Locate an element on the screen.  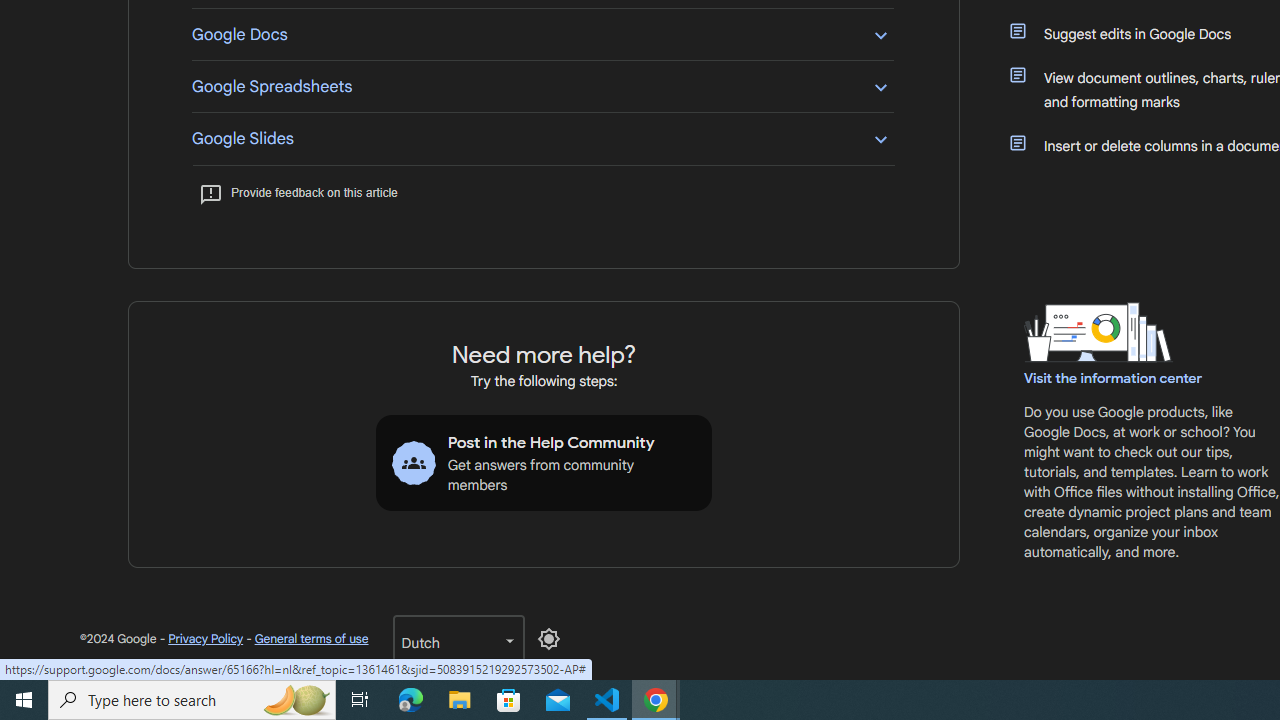
'General terms of use' is located at coordinates (310, 638).